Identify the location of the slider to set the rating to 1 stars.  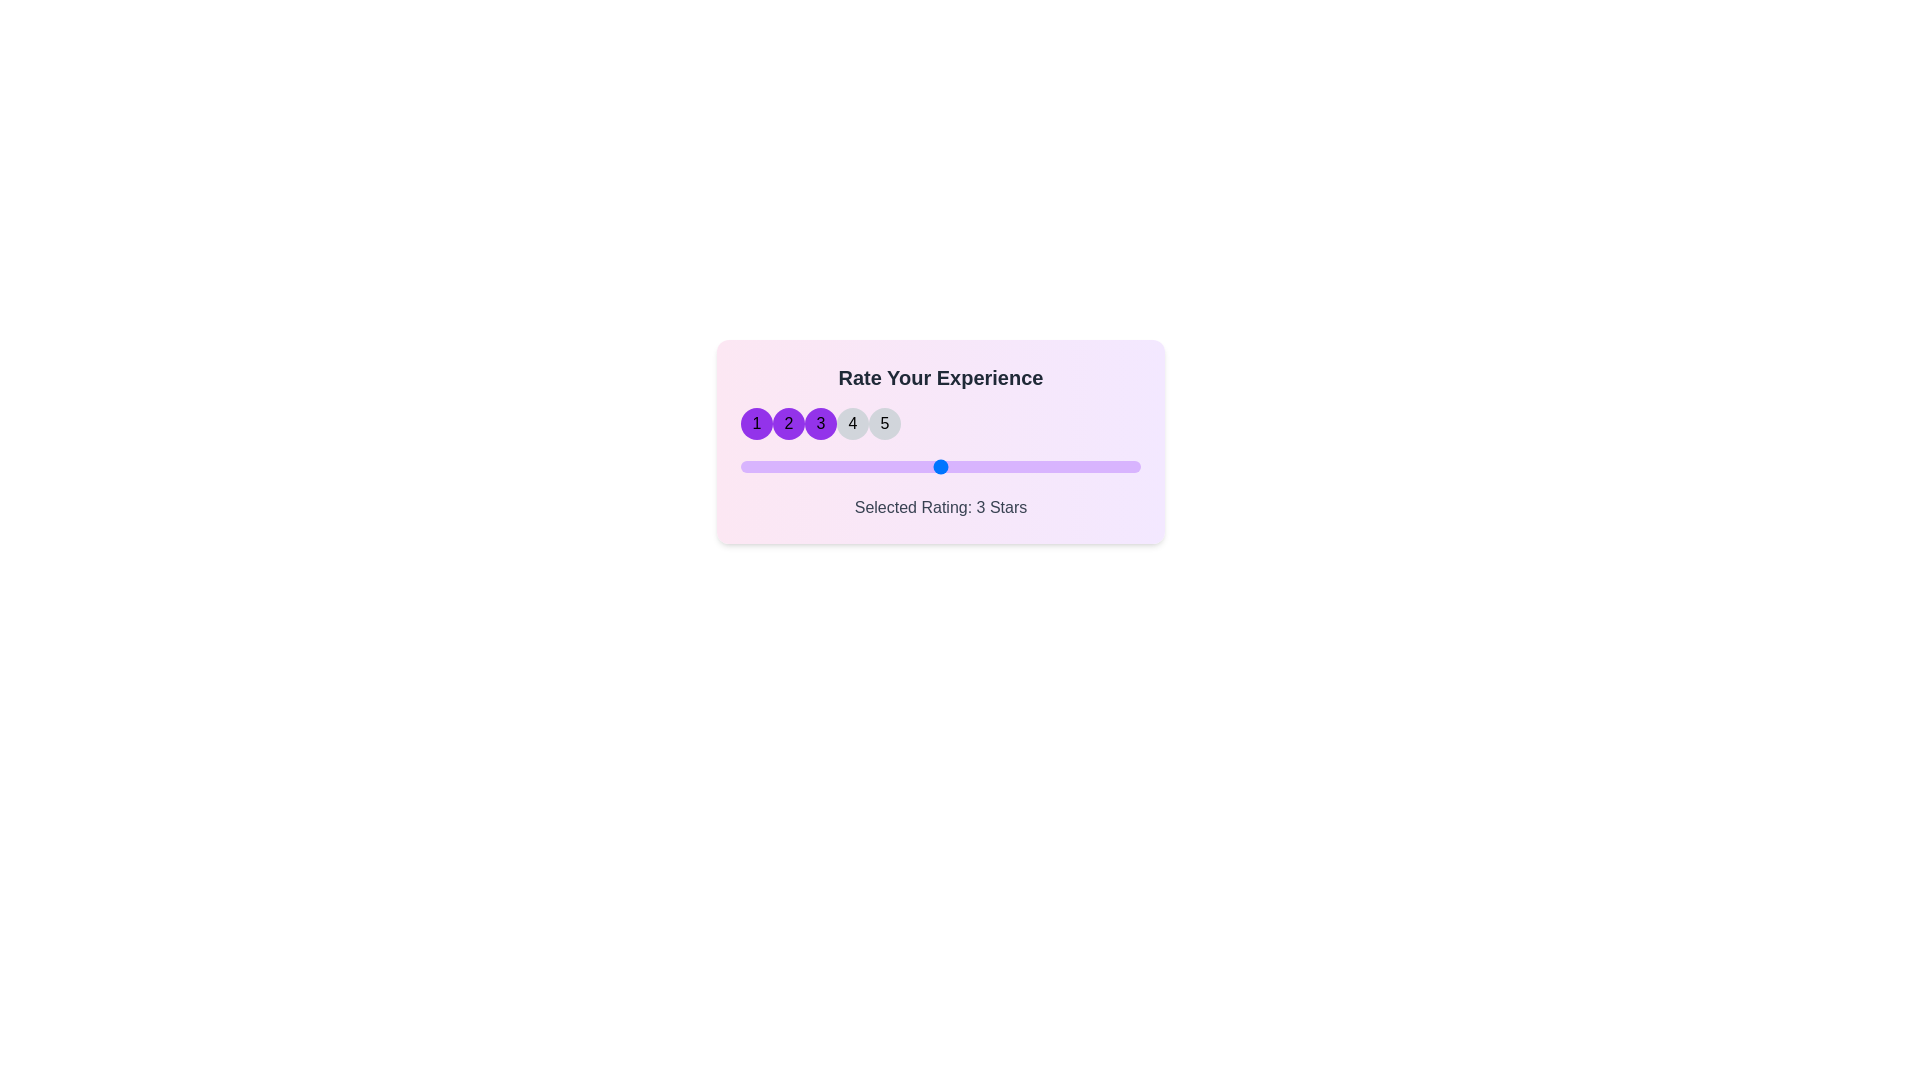
(739, 466).